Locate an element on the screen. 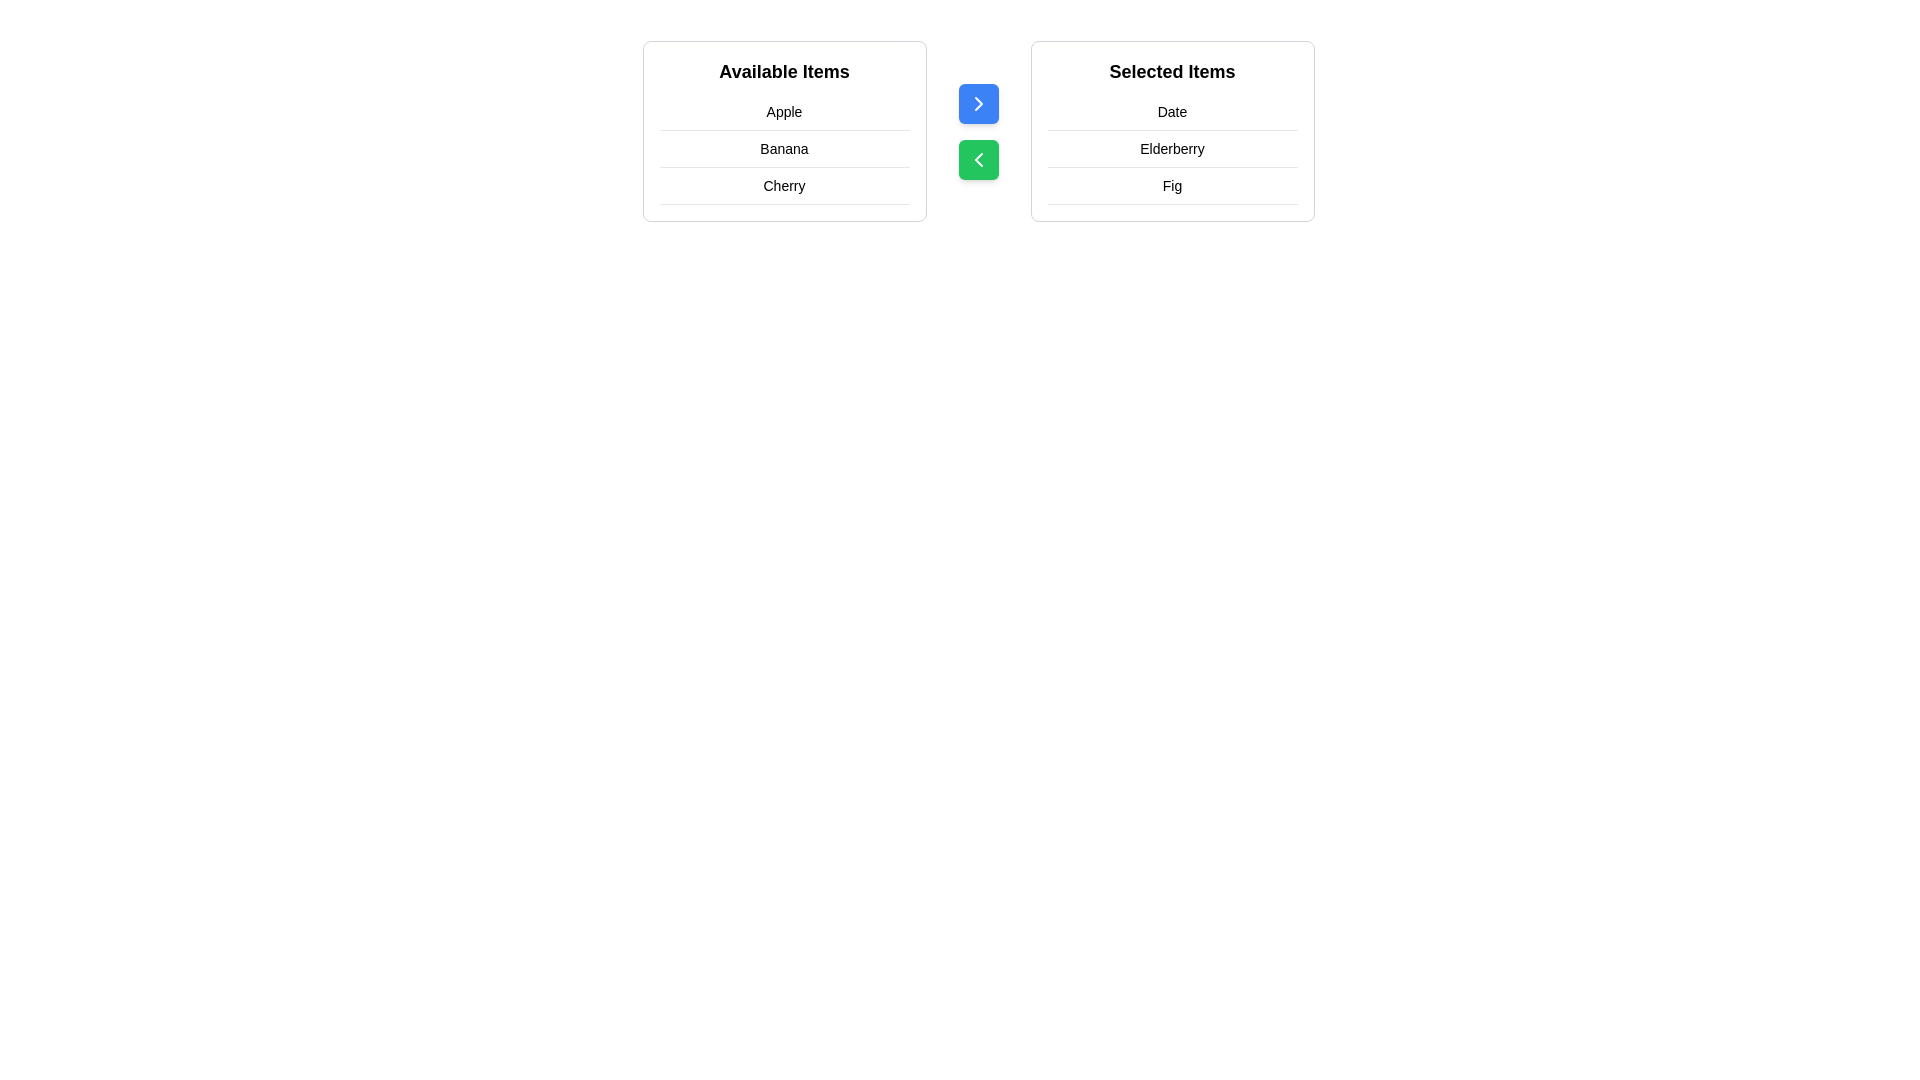 This screenshot has height=1080, width=1920. the text label 'Banana', the second item in the list under 'Available Items', which is styled with a small font size and centered alignment is located at coordinates (783, 148).